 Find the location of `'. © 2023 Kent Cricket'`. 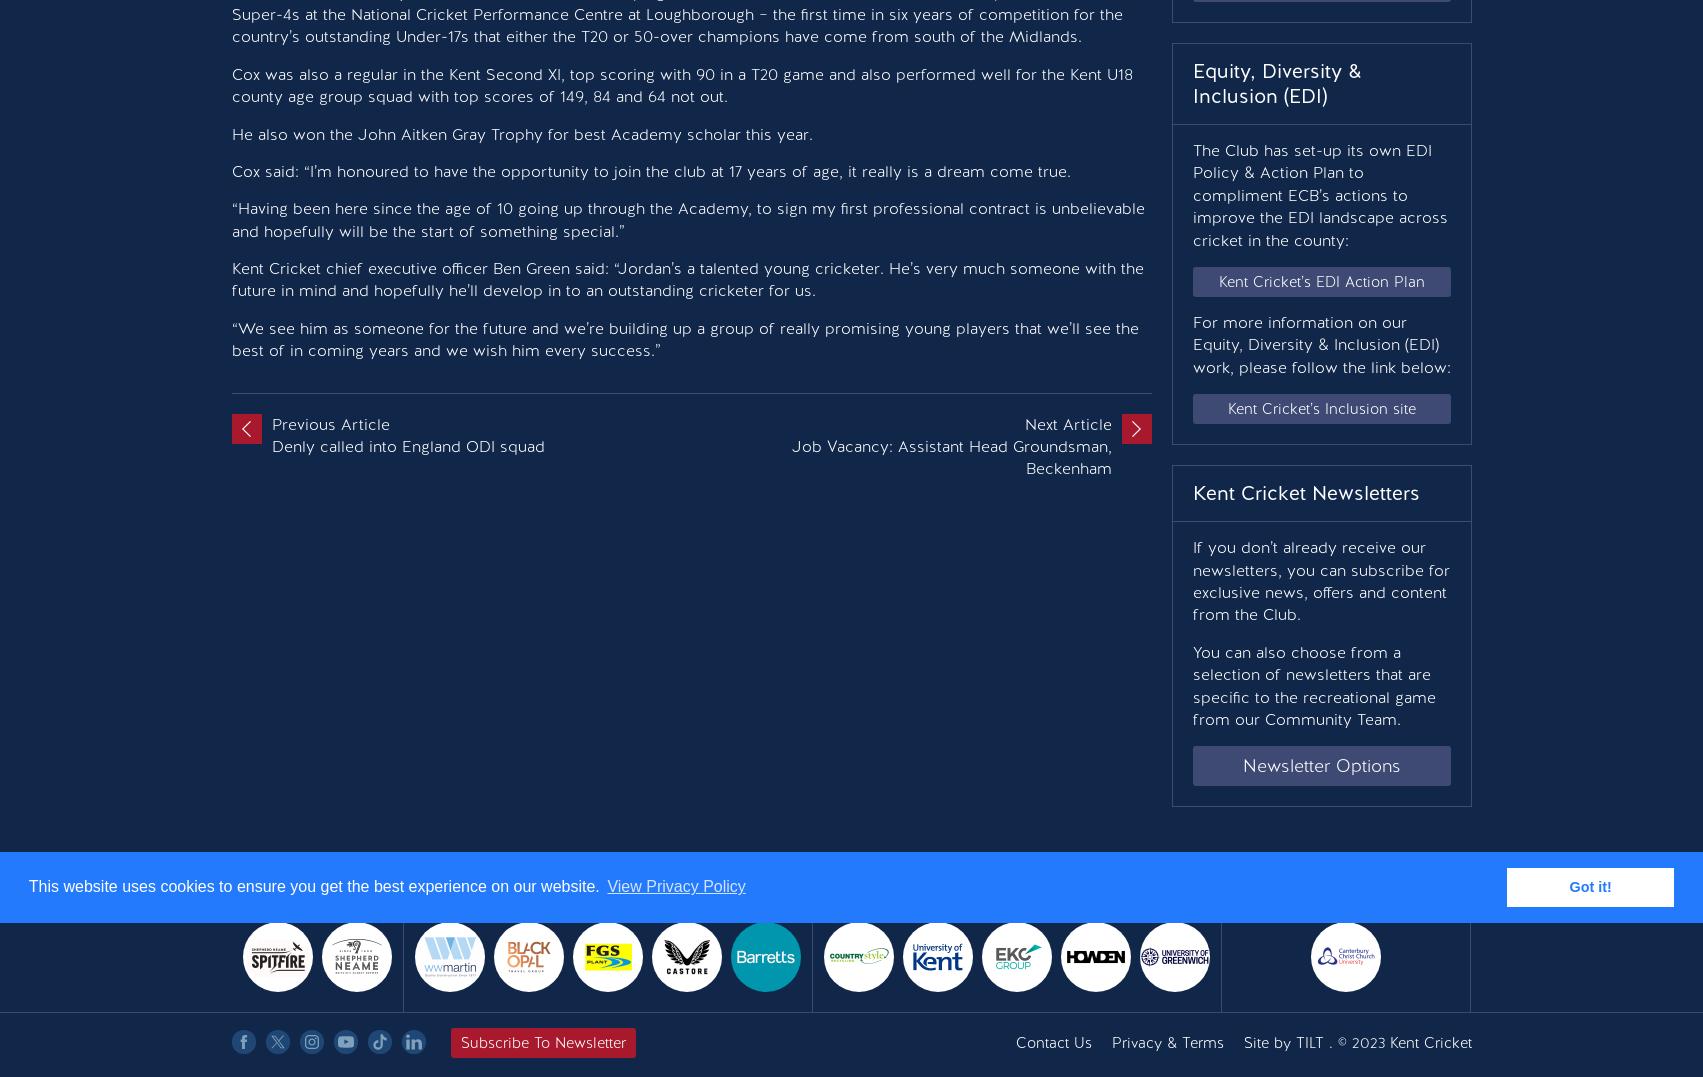

'. © 2023 Kent Cricket' is located at coordinates (1322, 1042).